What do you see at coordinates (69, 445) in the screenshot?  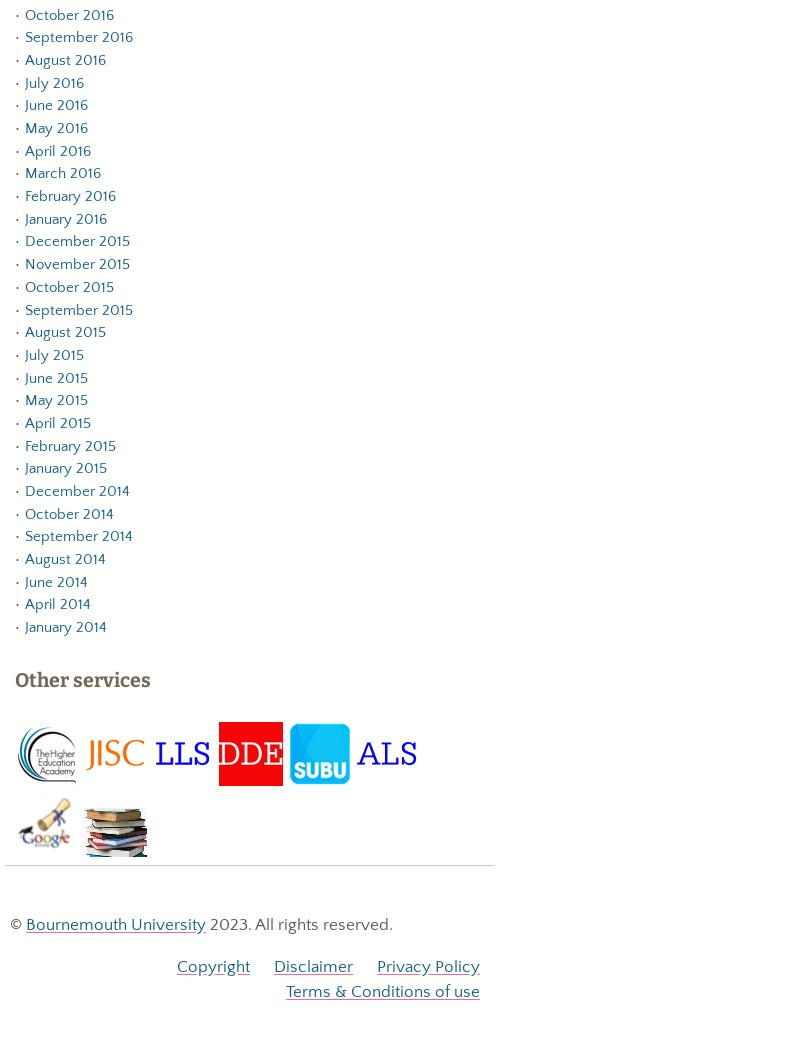 I see `'February 2015'` at bounding box center [69, 445].